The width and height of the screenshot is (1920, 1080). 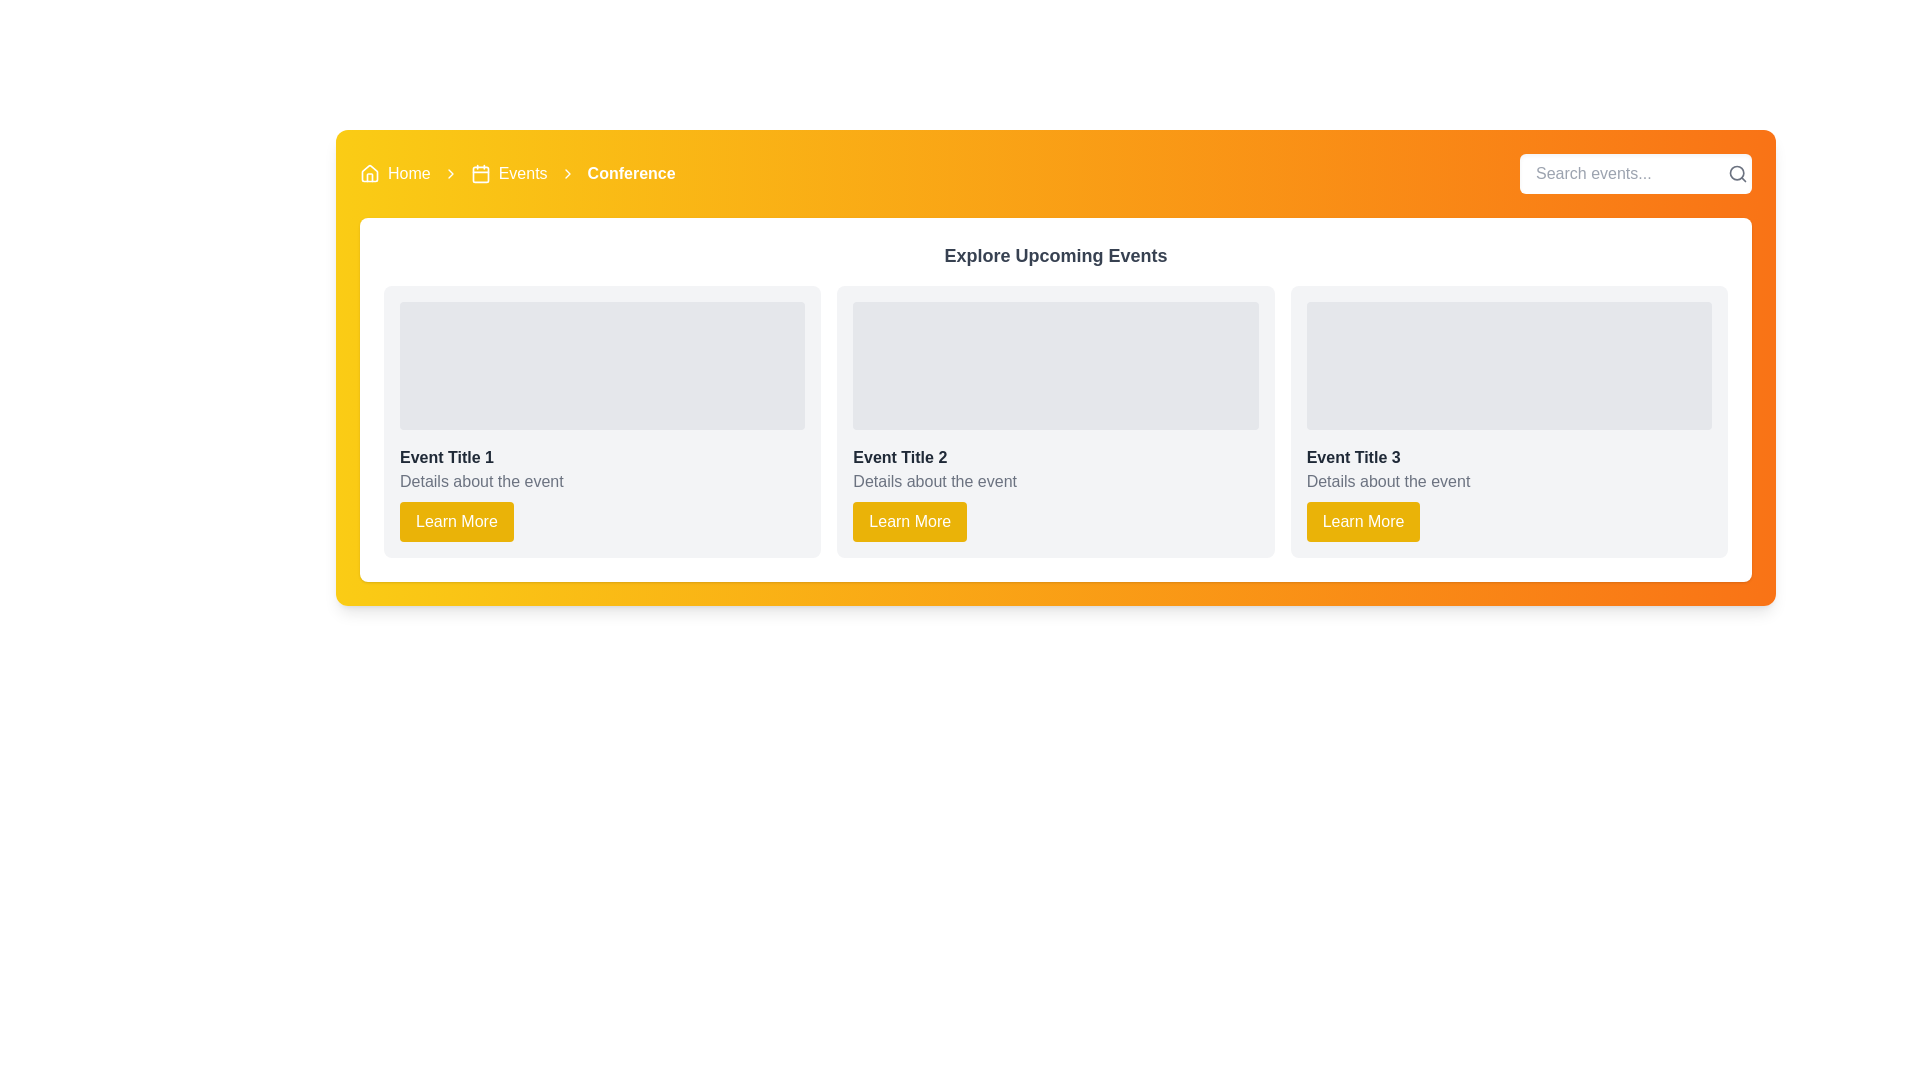 I want to click on the interactive card with a light gray background and a yellow 'Learn More' button located in the rightmost position of the three-column grid layout, so click(x=1509, y=420).